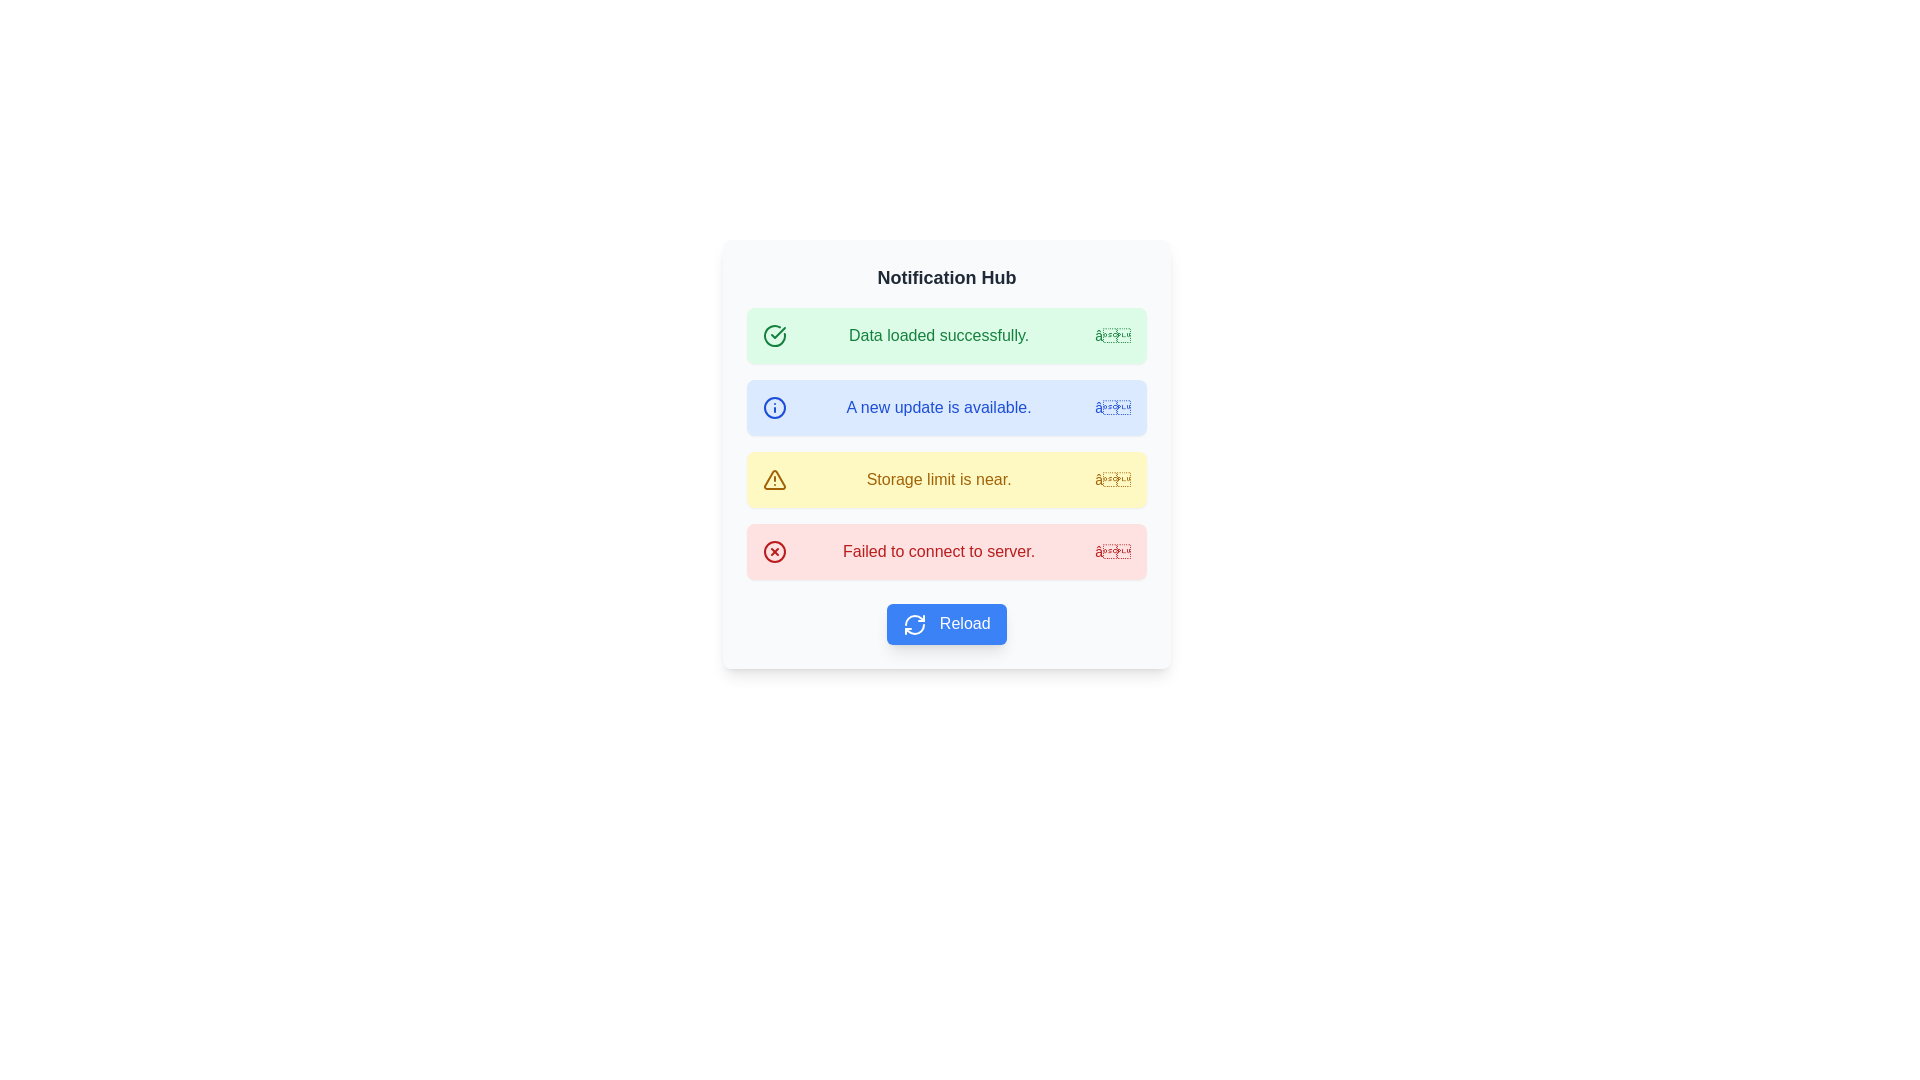 This screenshot has height=1080, width=1920. Describe the element at coordinates (938, 407) in the screenshot. I see `the text label that reads 'A new update is available.' which is styled with a blue font color against a light blue background and is positioned as the second notification in a vertical stack` at that location.